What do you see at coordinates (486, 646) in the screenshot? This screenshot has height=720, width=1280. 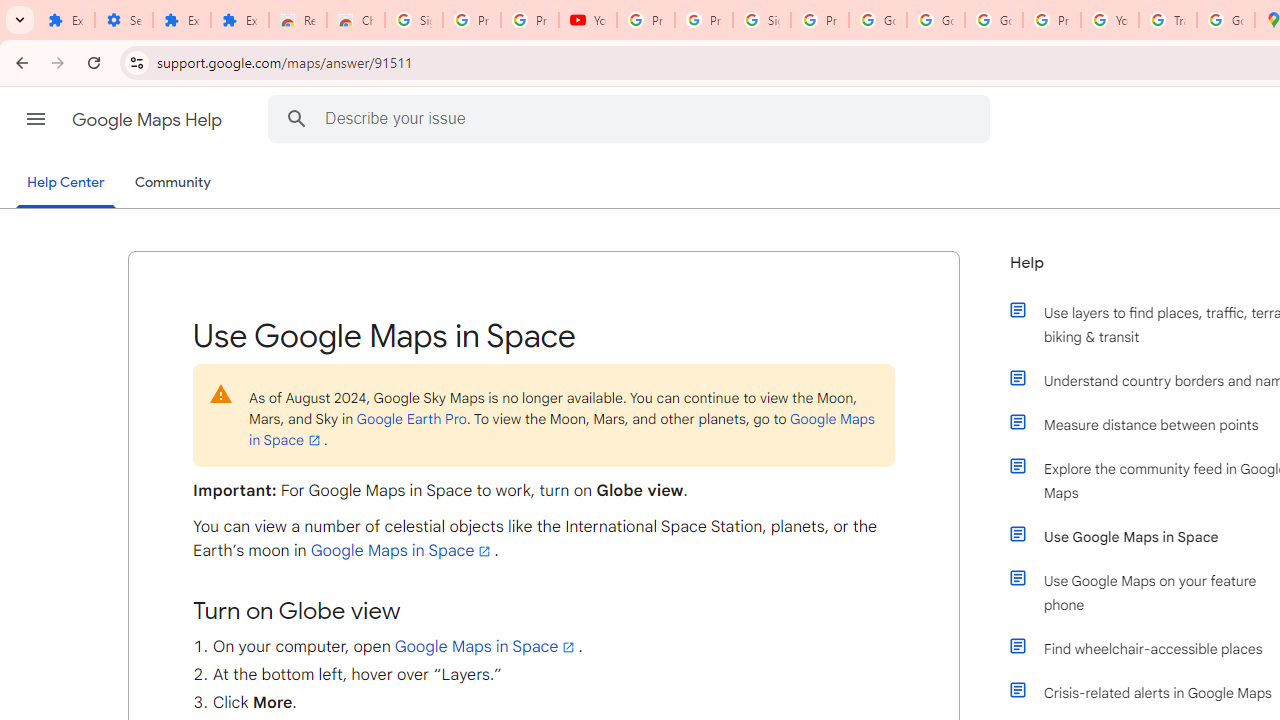 I see `'Google Maps in Space'` at bounding box center [486, 646].